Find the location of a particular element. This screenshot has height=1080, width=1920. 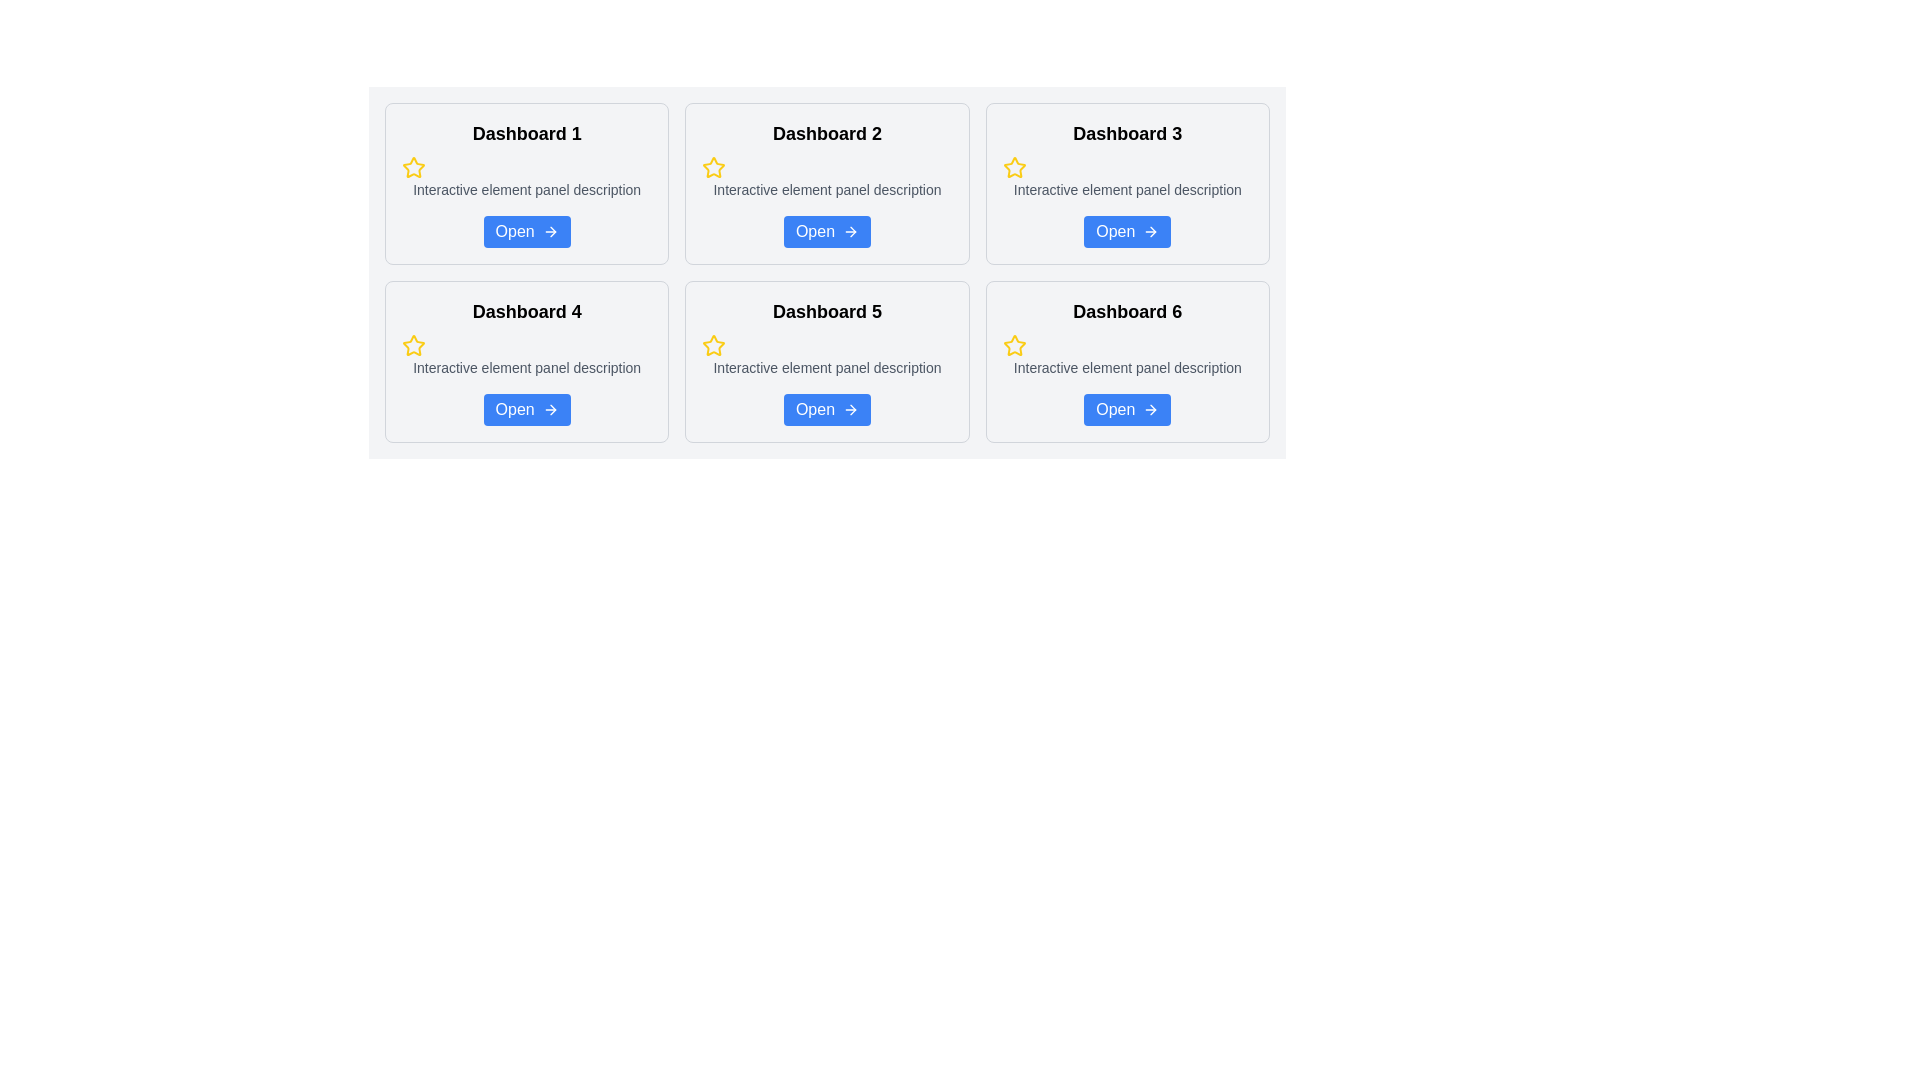

the 'Open' button in the 'Dashboard 4' card is located at coordinates (550, 408).